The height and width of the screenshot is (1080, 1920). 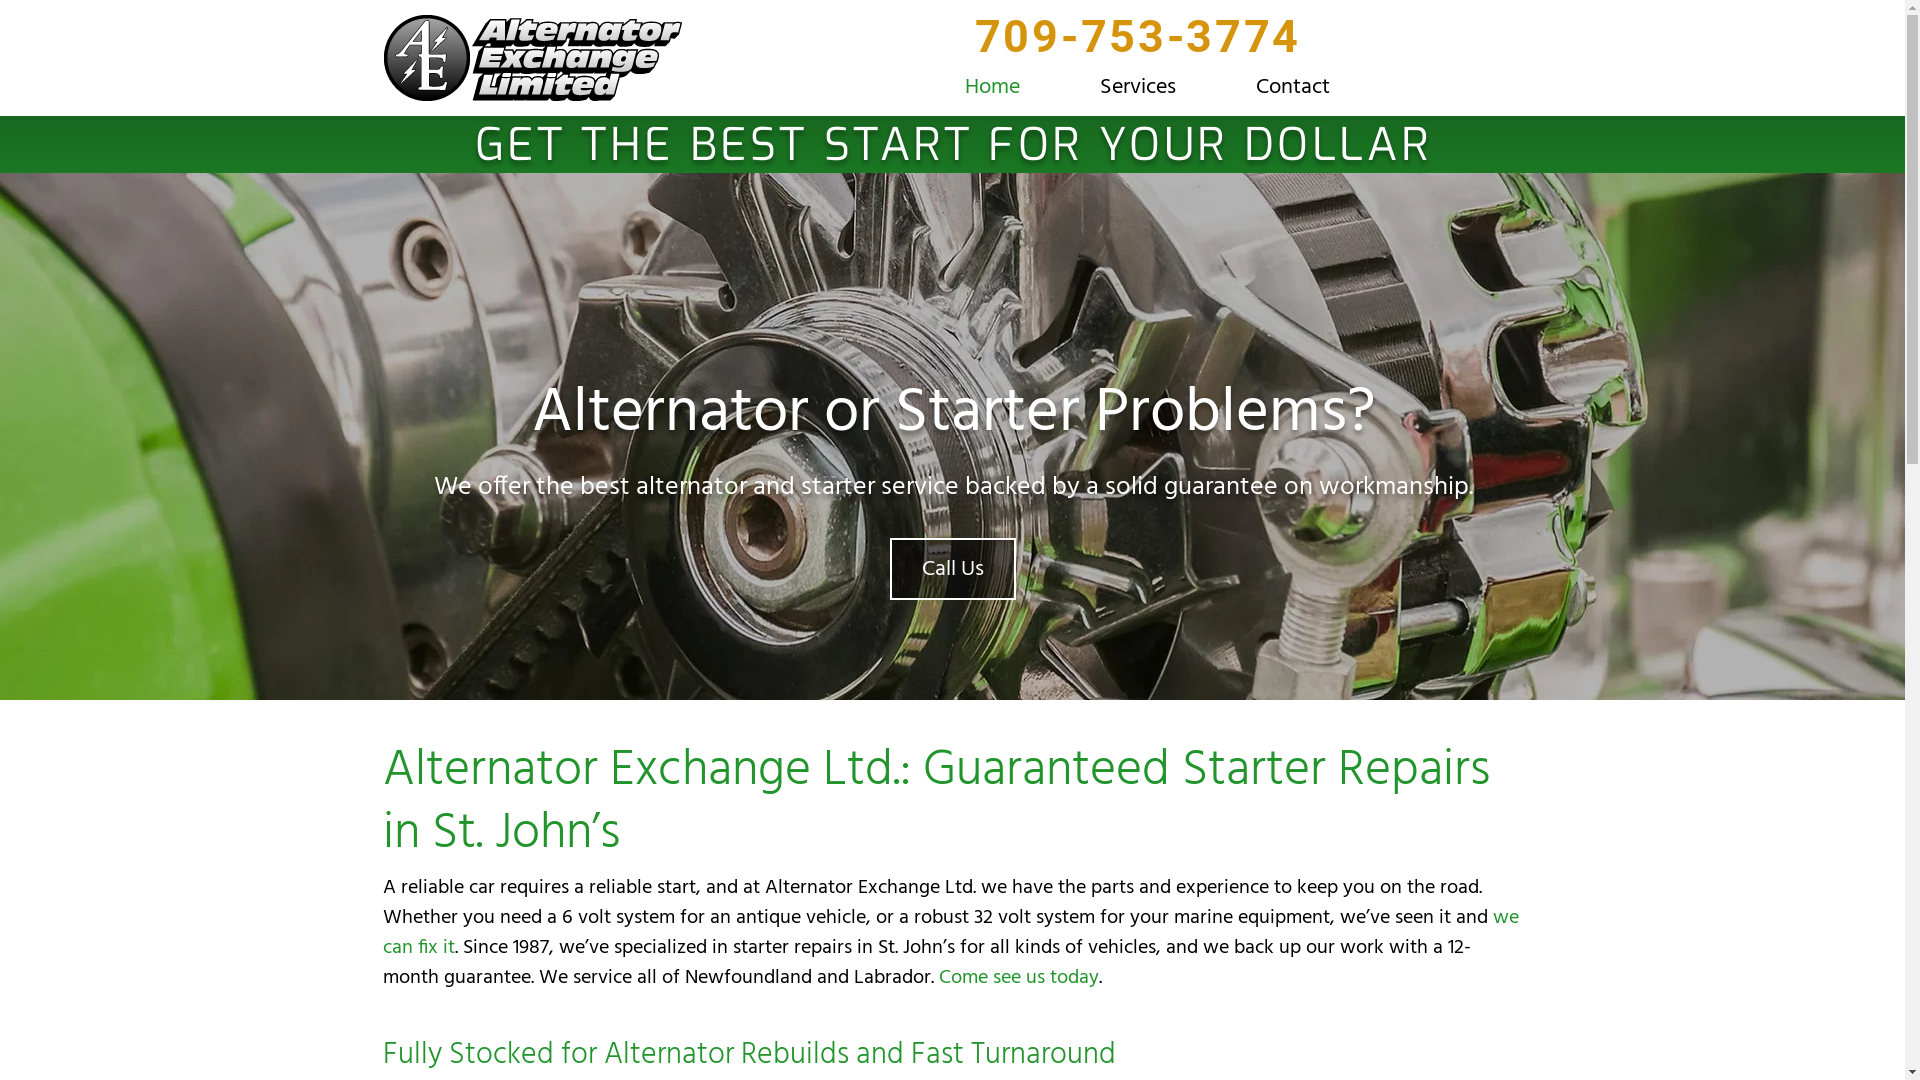 I want to click on 'Call Us', so click(x=952, y=569).